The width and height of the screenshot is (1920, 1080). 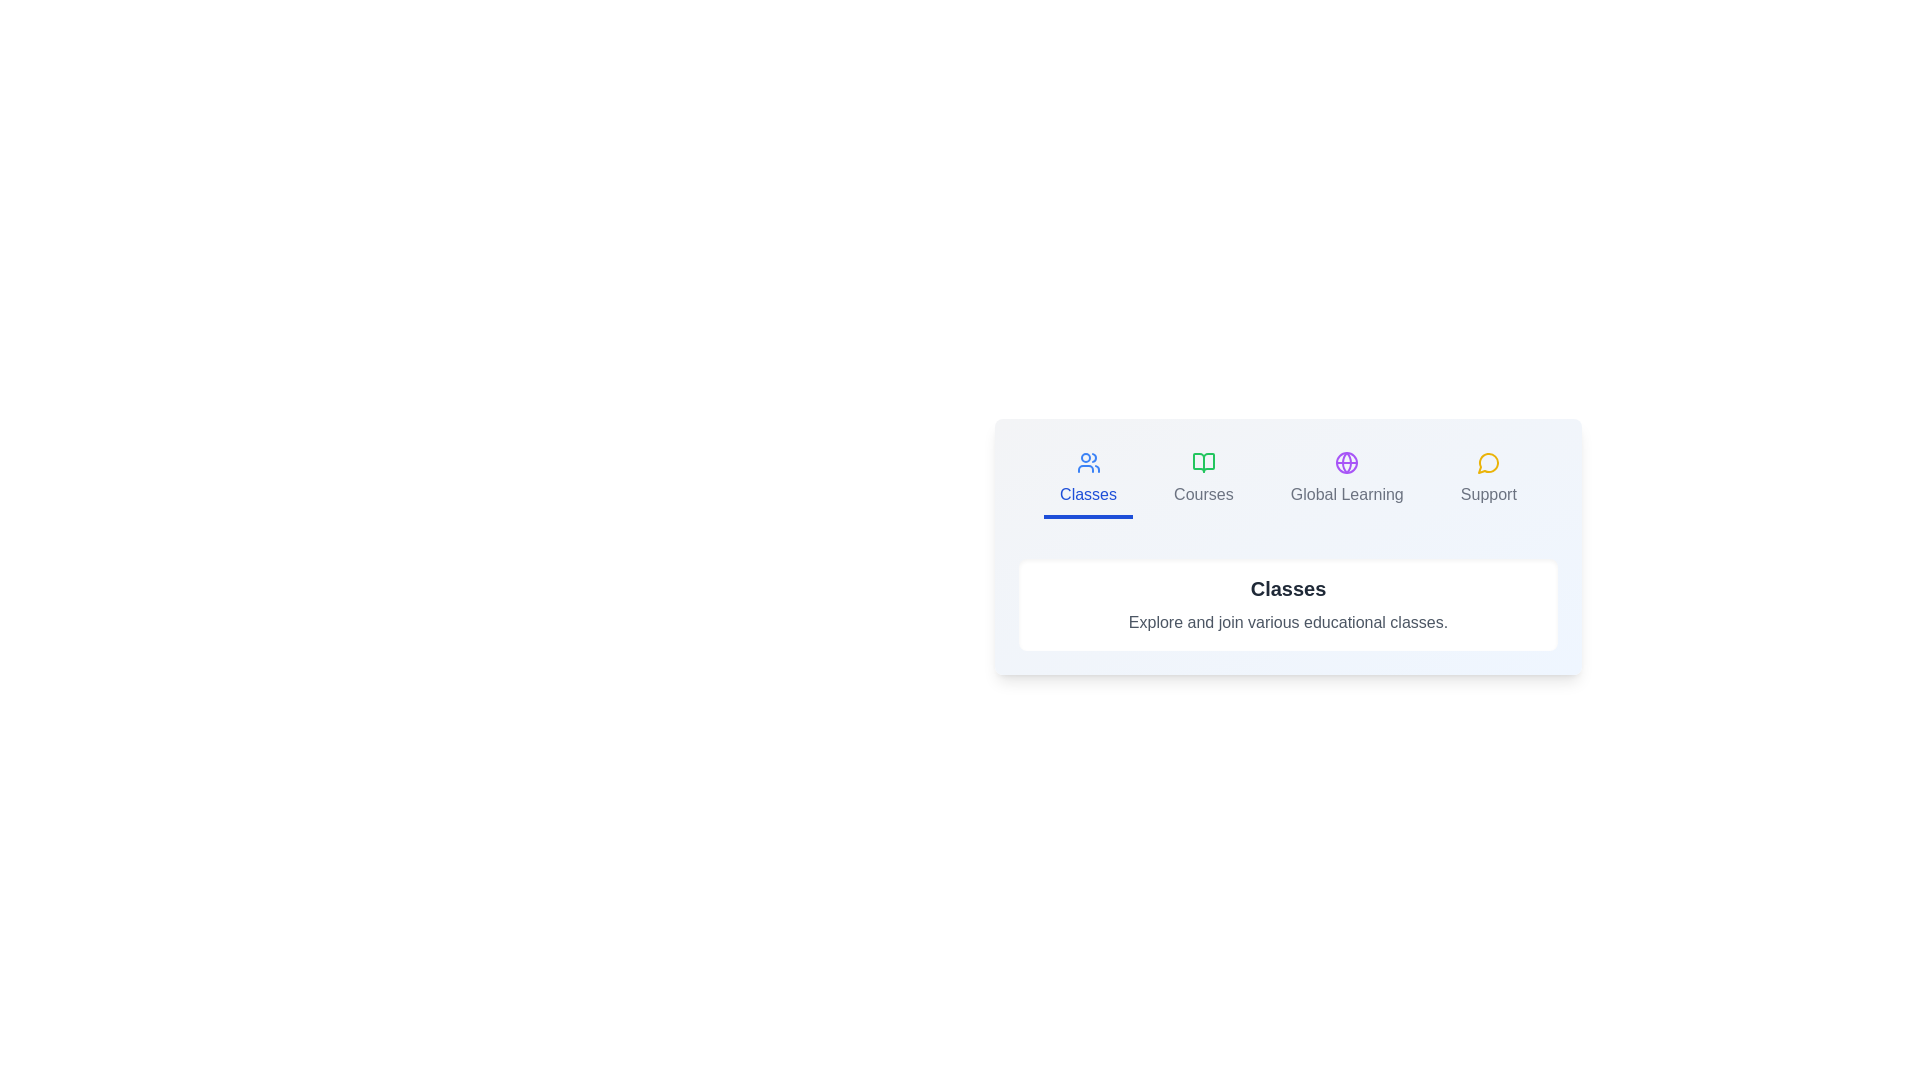 I want to click on the Classes tab by clicking on it, so click(x=1087, y=481).